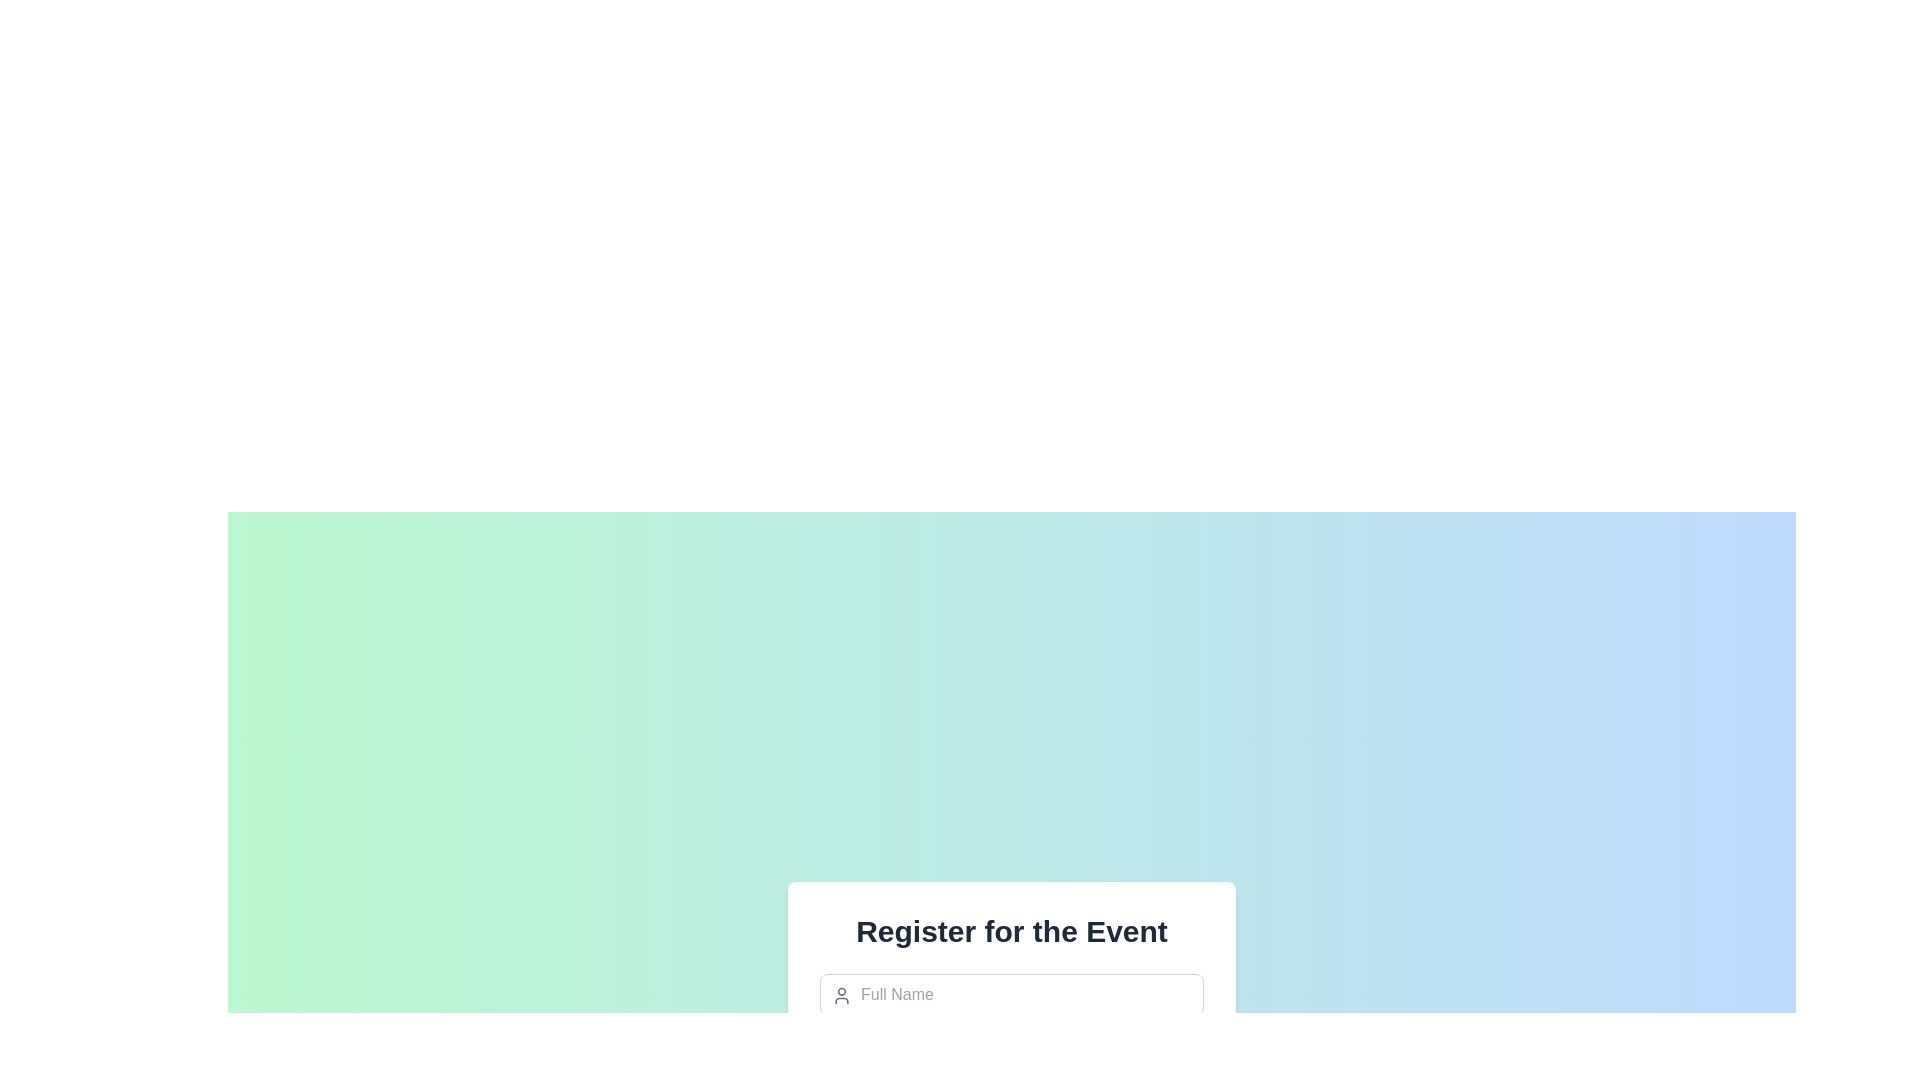  What do you see at coordinates (841, 995) in the screenshot?
I see `the icon that visually indicates the purpose of the adjacent text field for entering the user's name, located on the left side of the 'Full Name' input field` at bounding box center [841, 995].